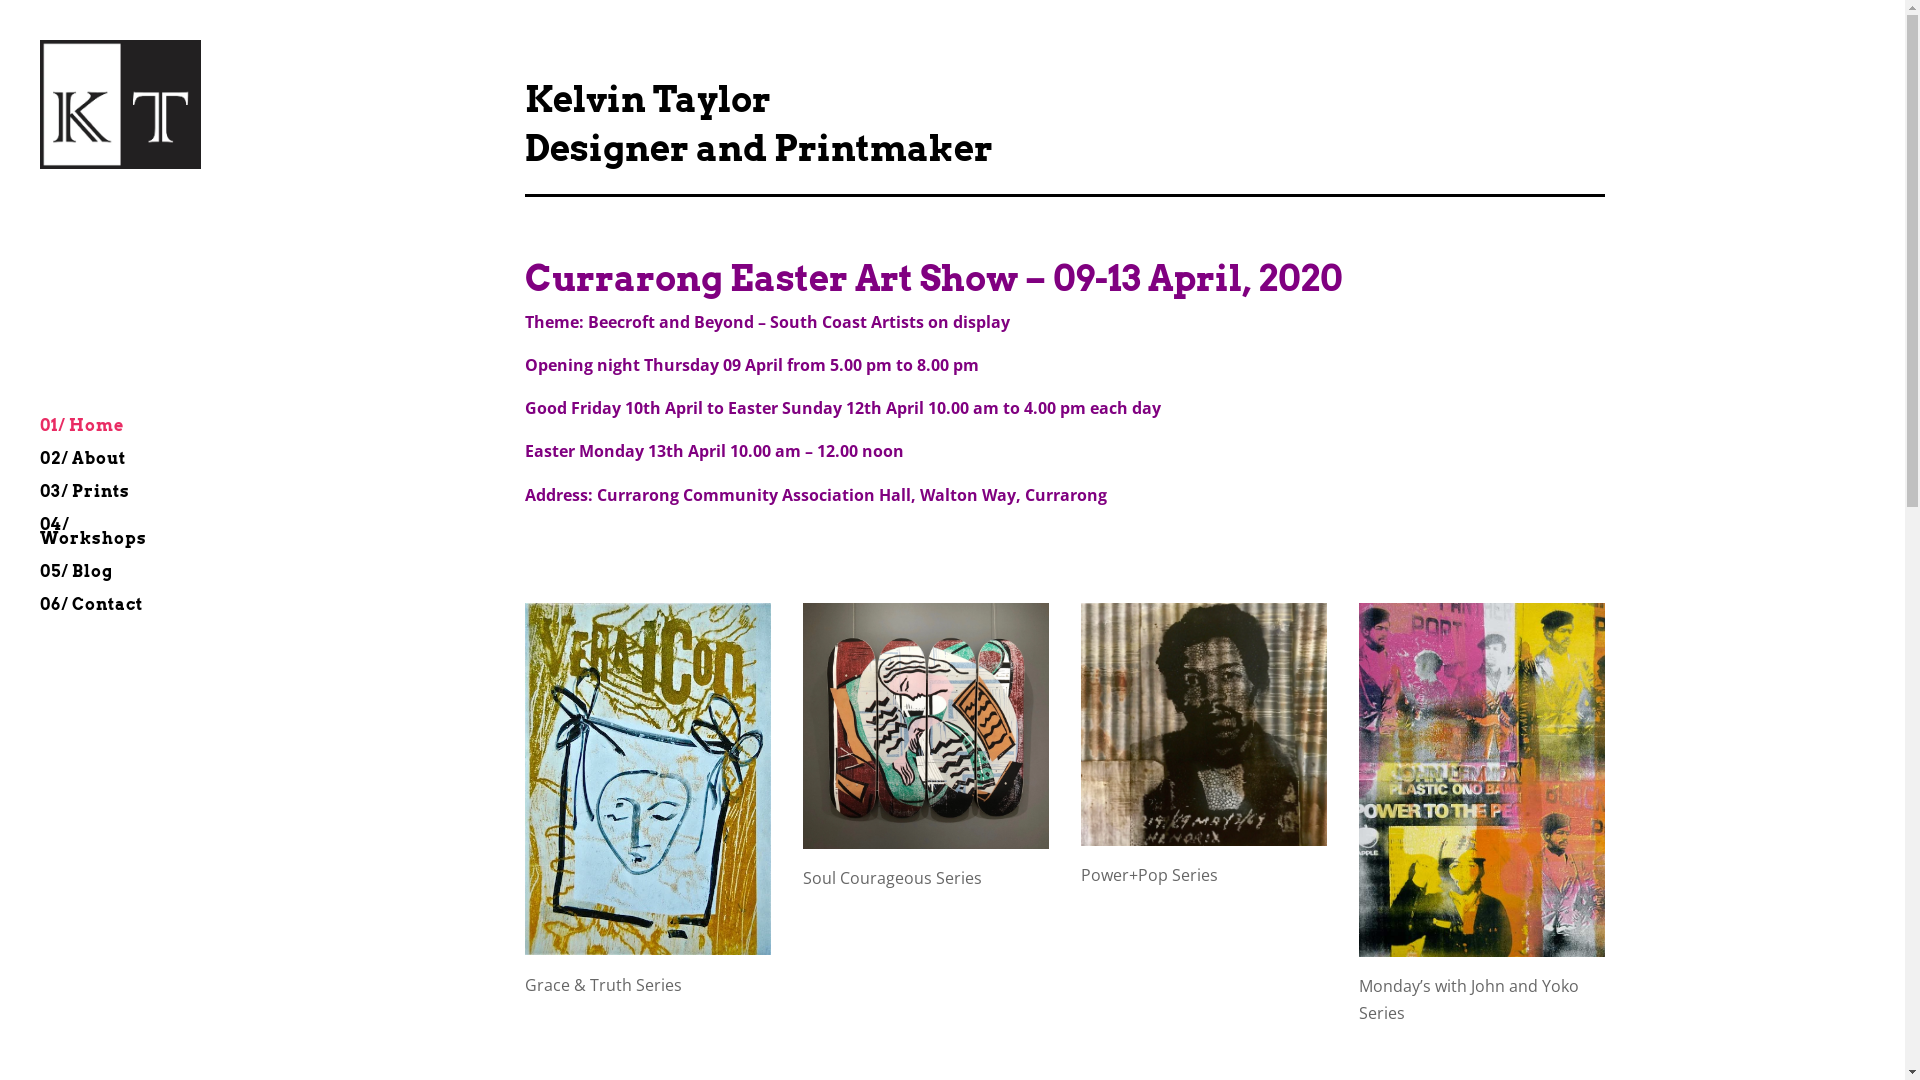 The image size is (1920, 1080). What do you see at coordinates (128, 581) in the screenshot?
I see `'05/ Blog'` at bounding box center [128, 581].